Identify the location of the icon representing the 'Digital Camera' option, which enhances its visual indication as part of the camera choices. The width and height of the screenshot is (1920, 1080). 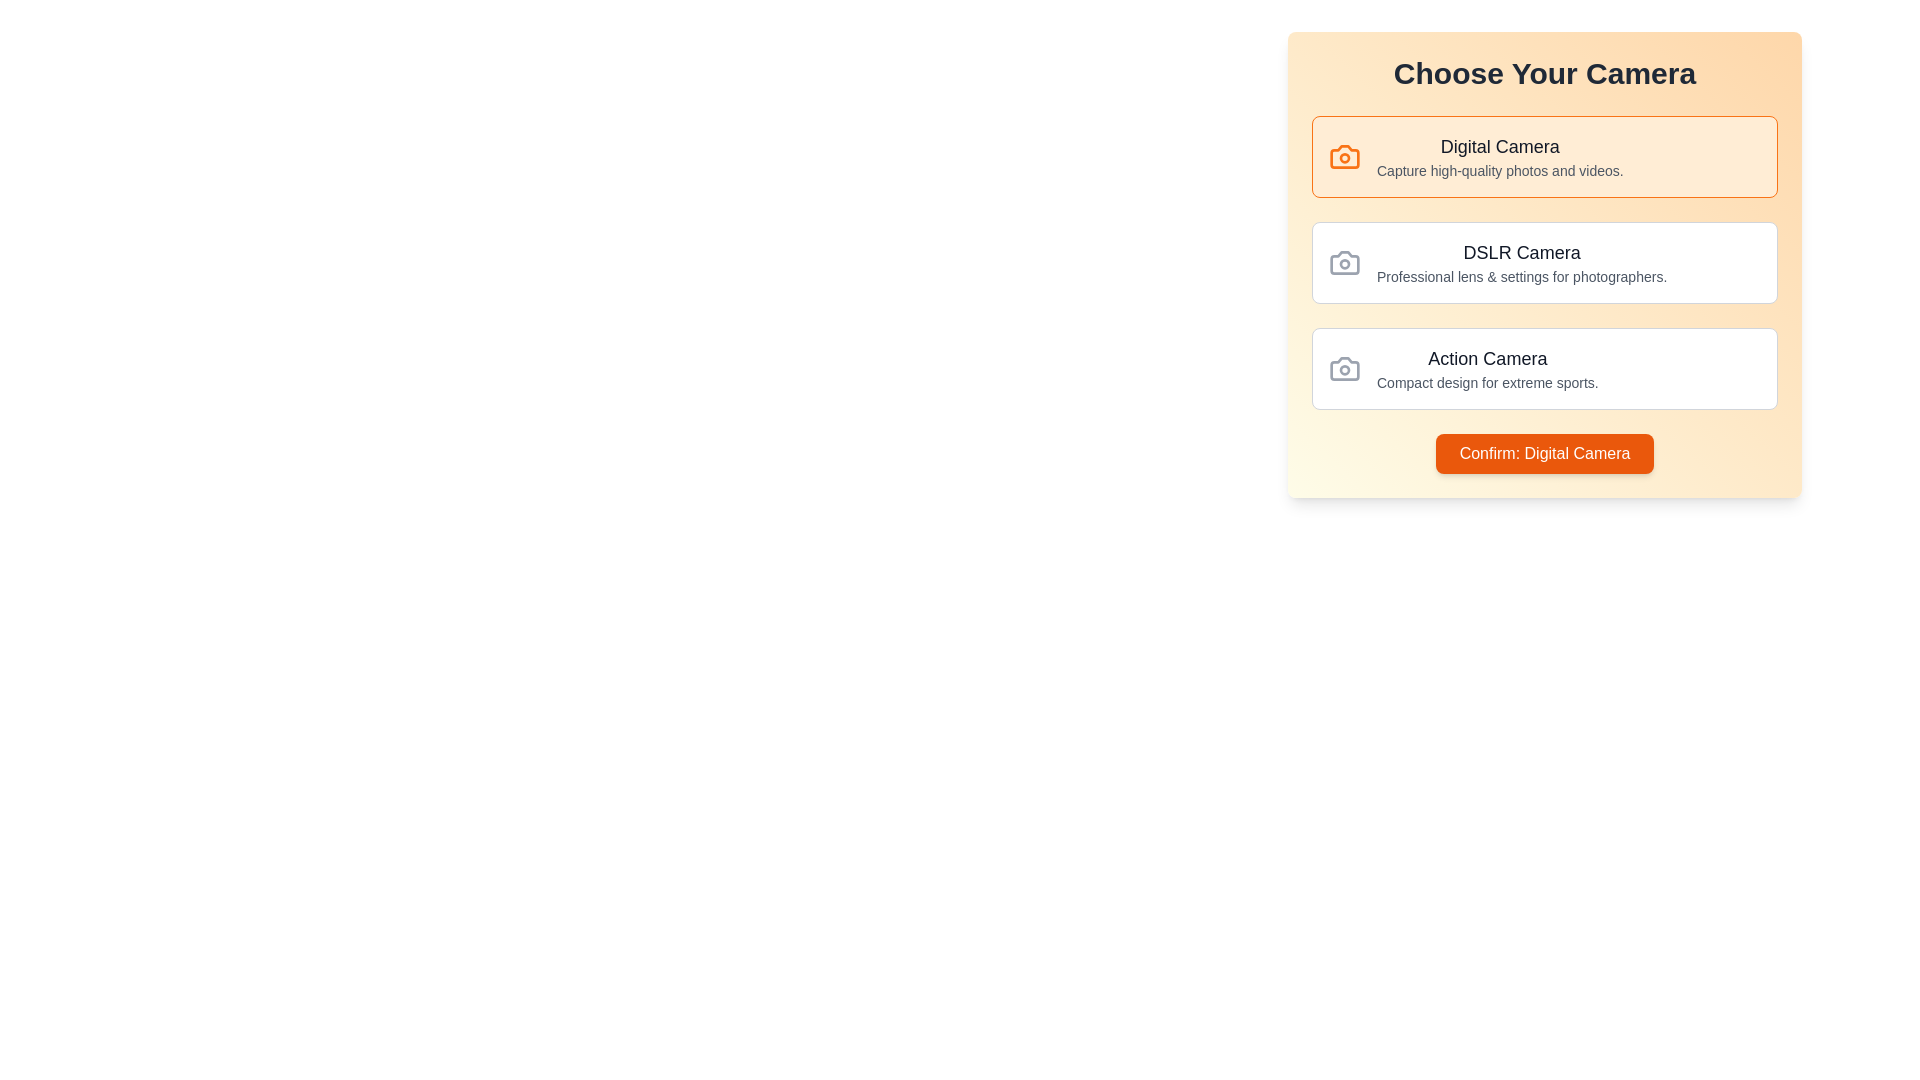
(1344, 156).